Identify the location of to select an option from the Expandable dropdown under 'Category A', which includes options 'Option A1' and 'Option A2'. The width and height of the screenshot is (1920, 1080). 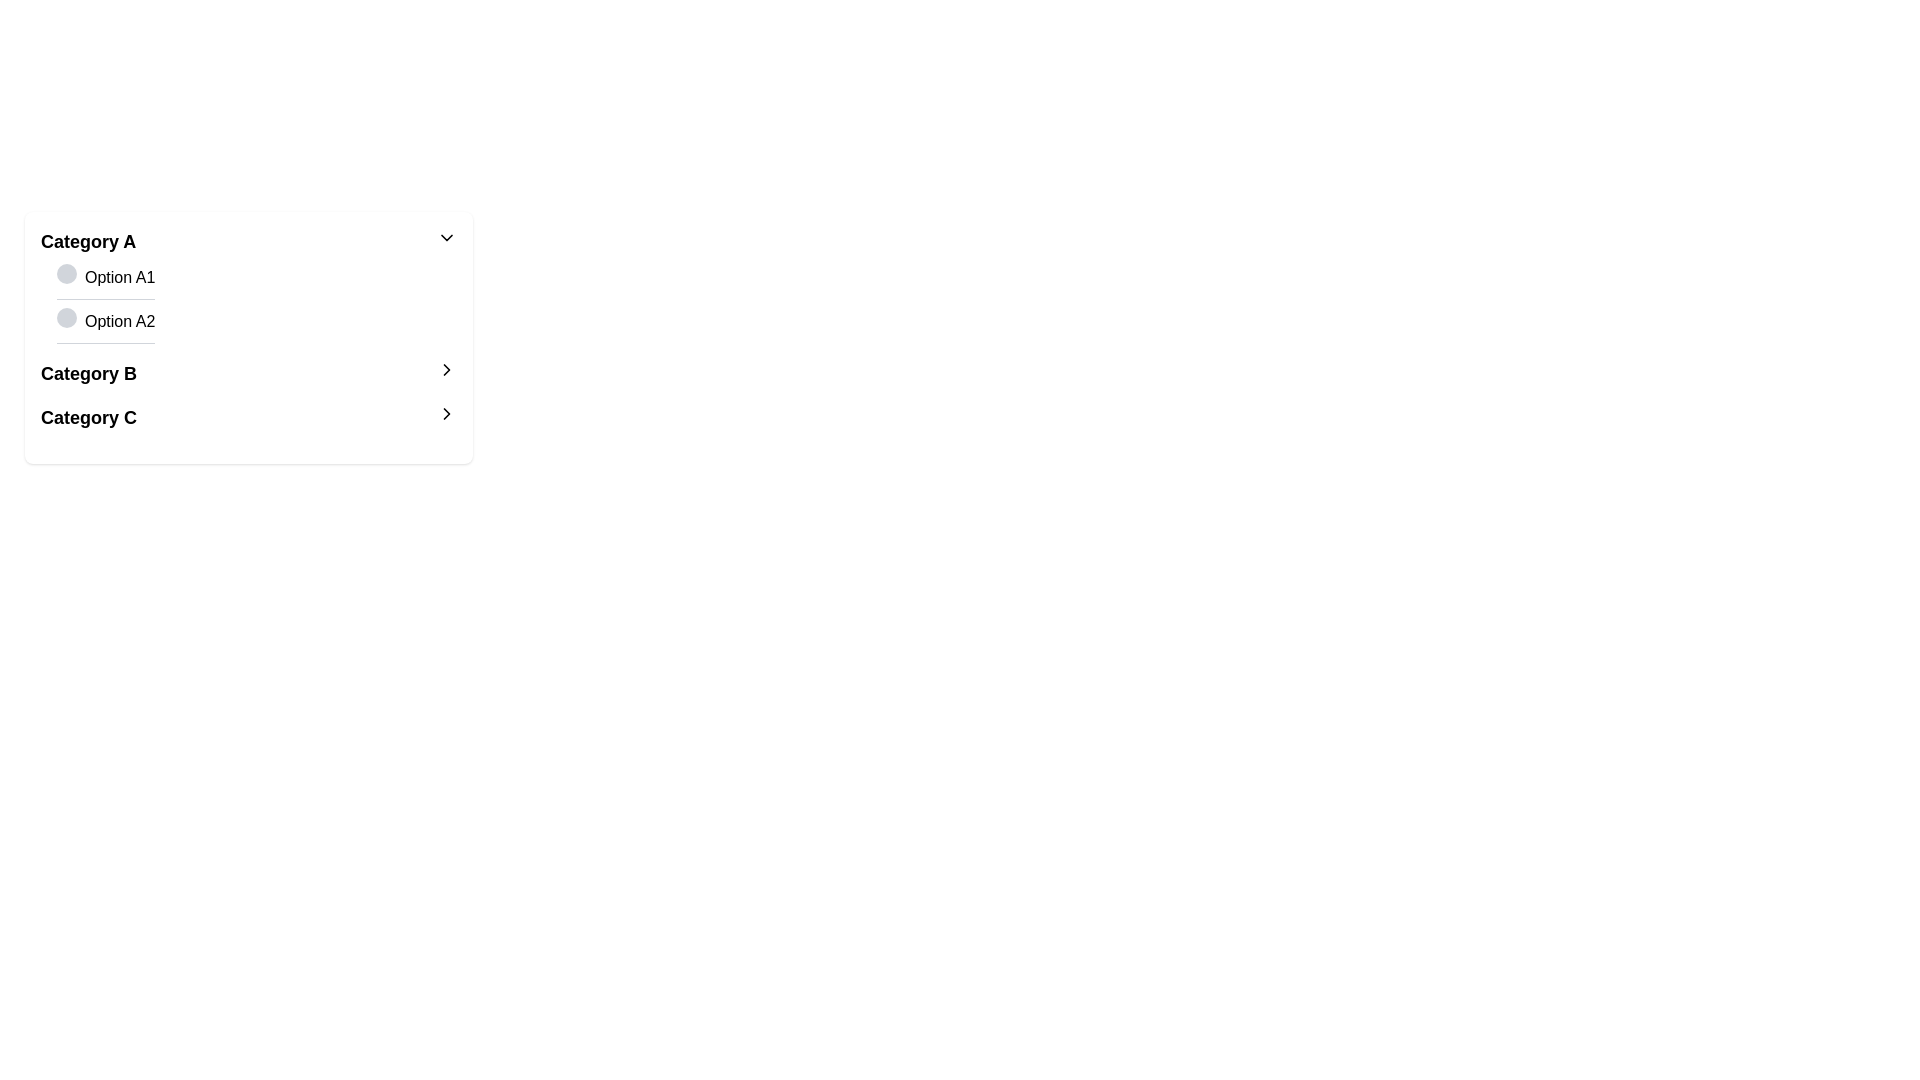
(248, 285).